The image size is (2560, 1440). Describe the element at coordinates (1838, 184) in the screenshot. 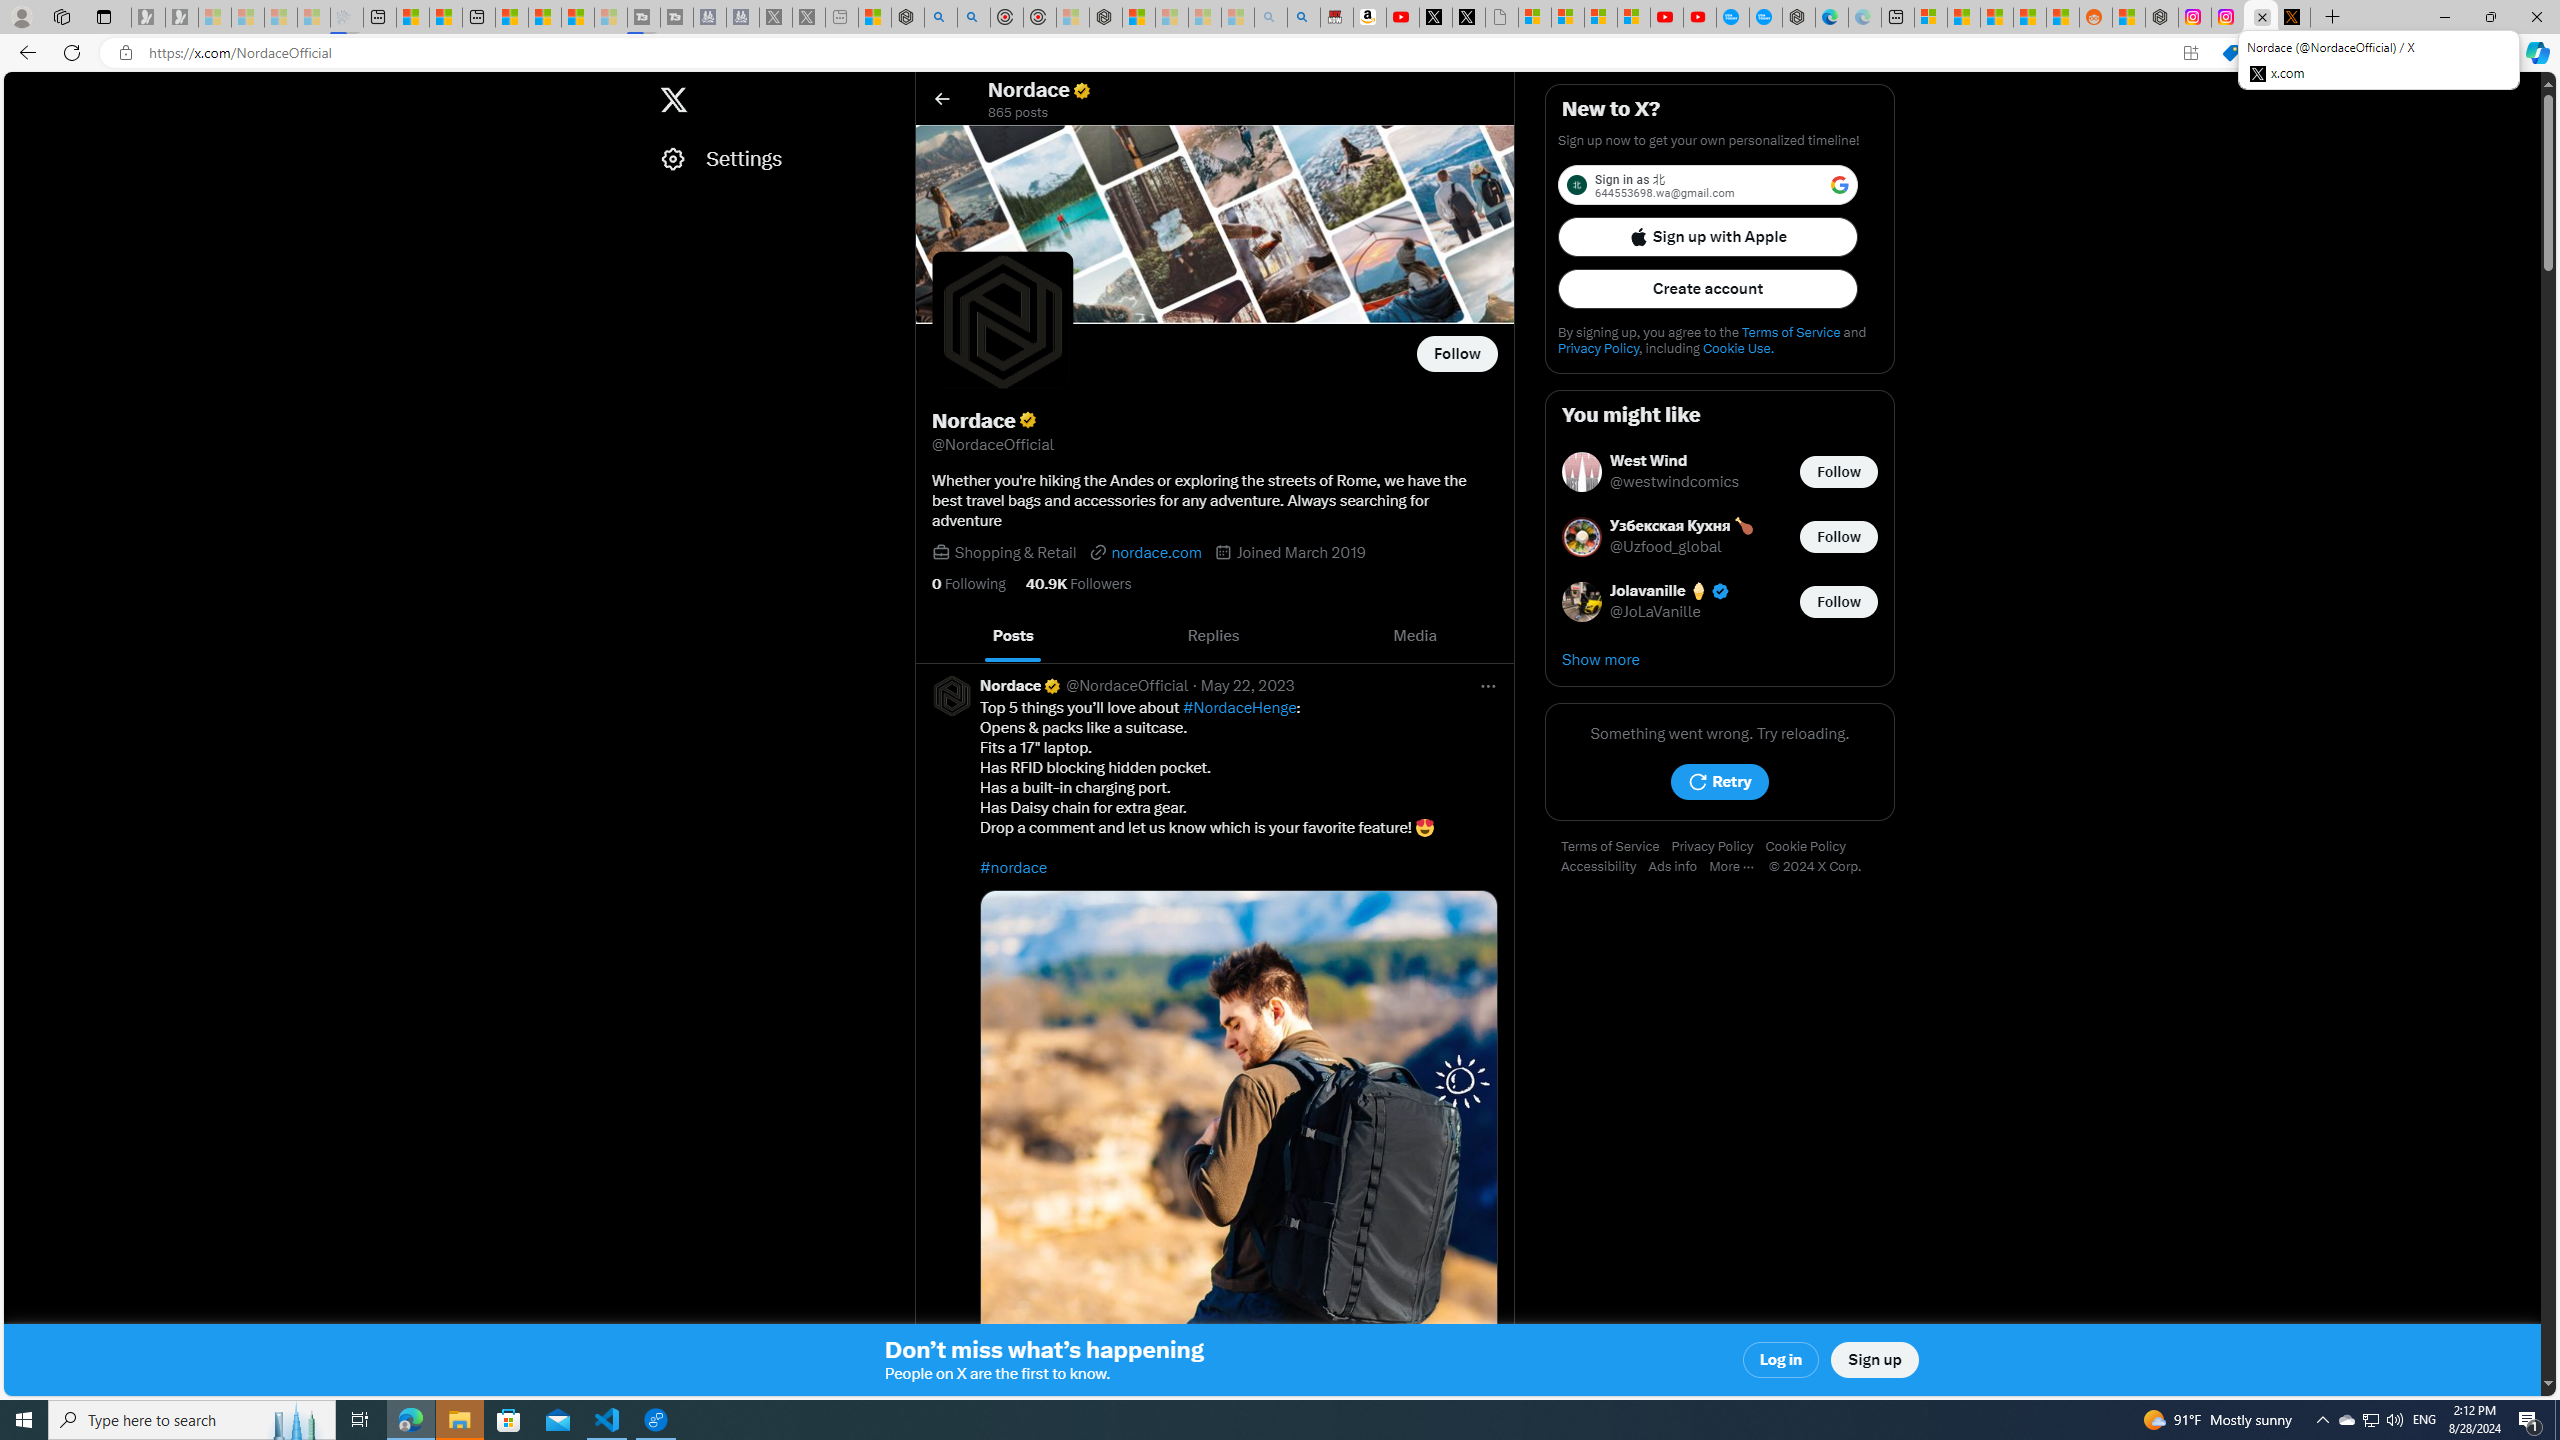

I see `'Class: LgbsSe-Bz112c'` at that location.